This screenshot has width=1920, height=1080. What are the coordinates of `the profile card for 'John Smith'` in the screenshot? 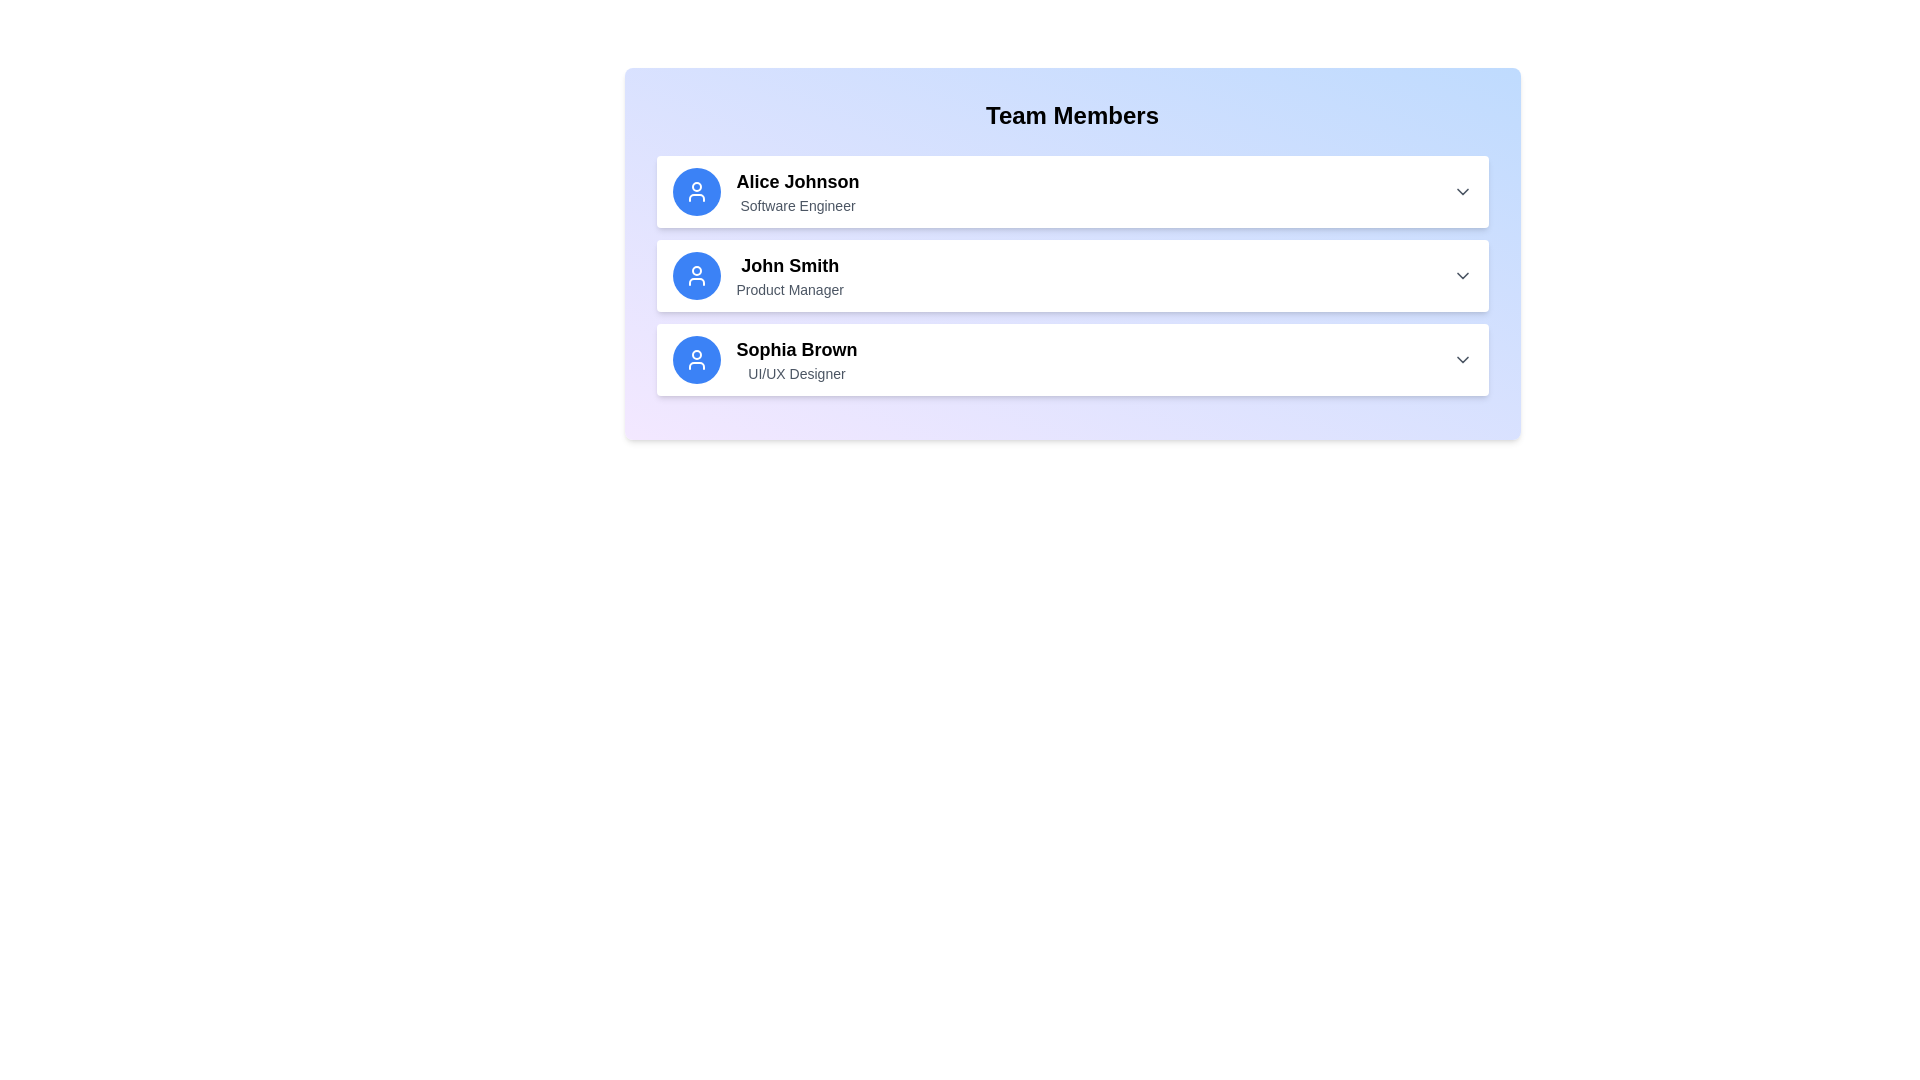 It's located at (1071, 276).